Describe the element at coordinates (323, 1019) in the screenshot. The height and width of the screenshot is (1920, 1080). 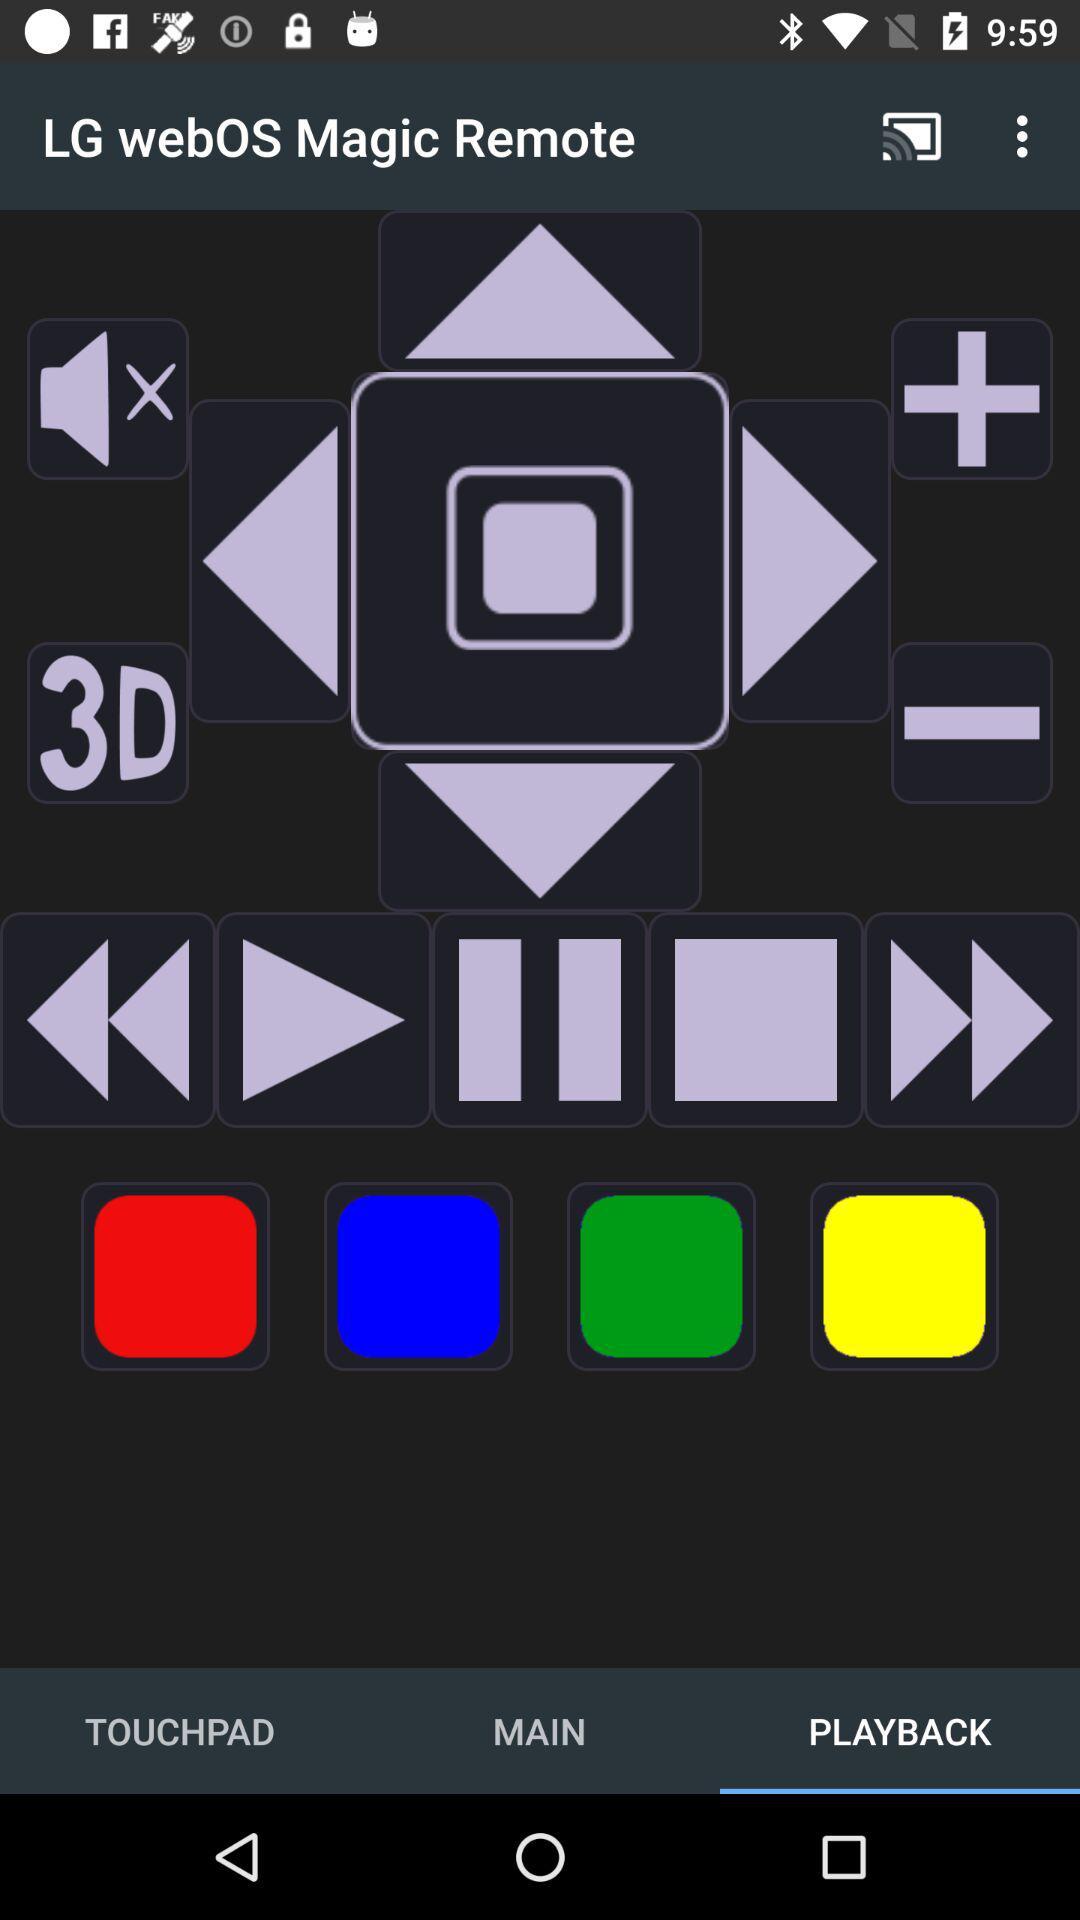
I see `the play icon` at that location.